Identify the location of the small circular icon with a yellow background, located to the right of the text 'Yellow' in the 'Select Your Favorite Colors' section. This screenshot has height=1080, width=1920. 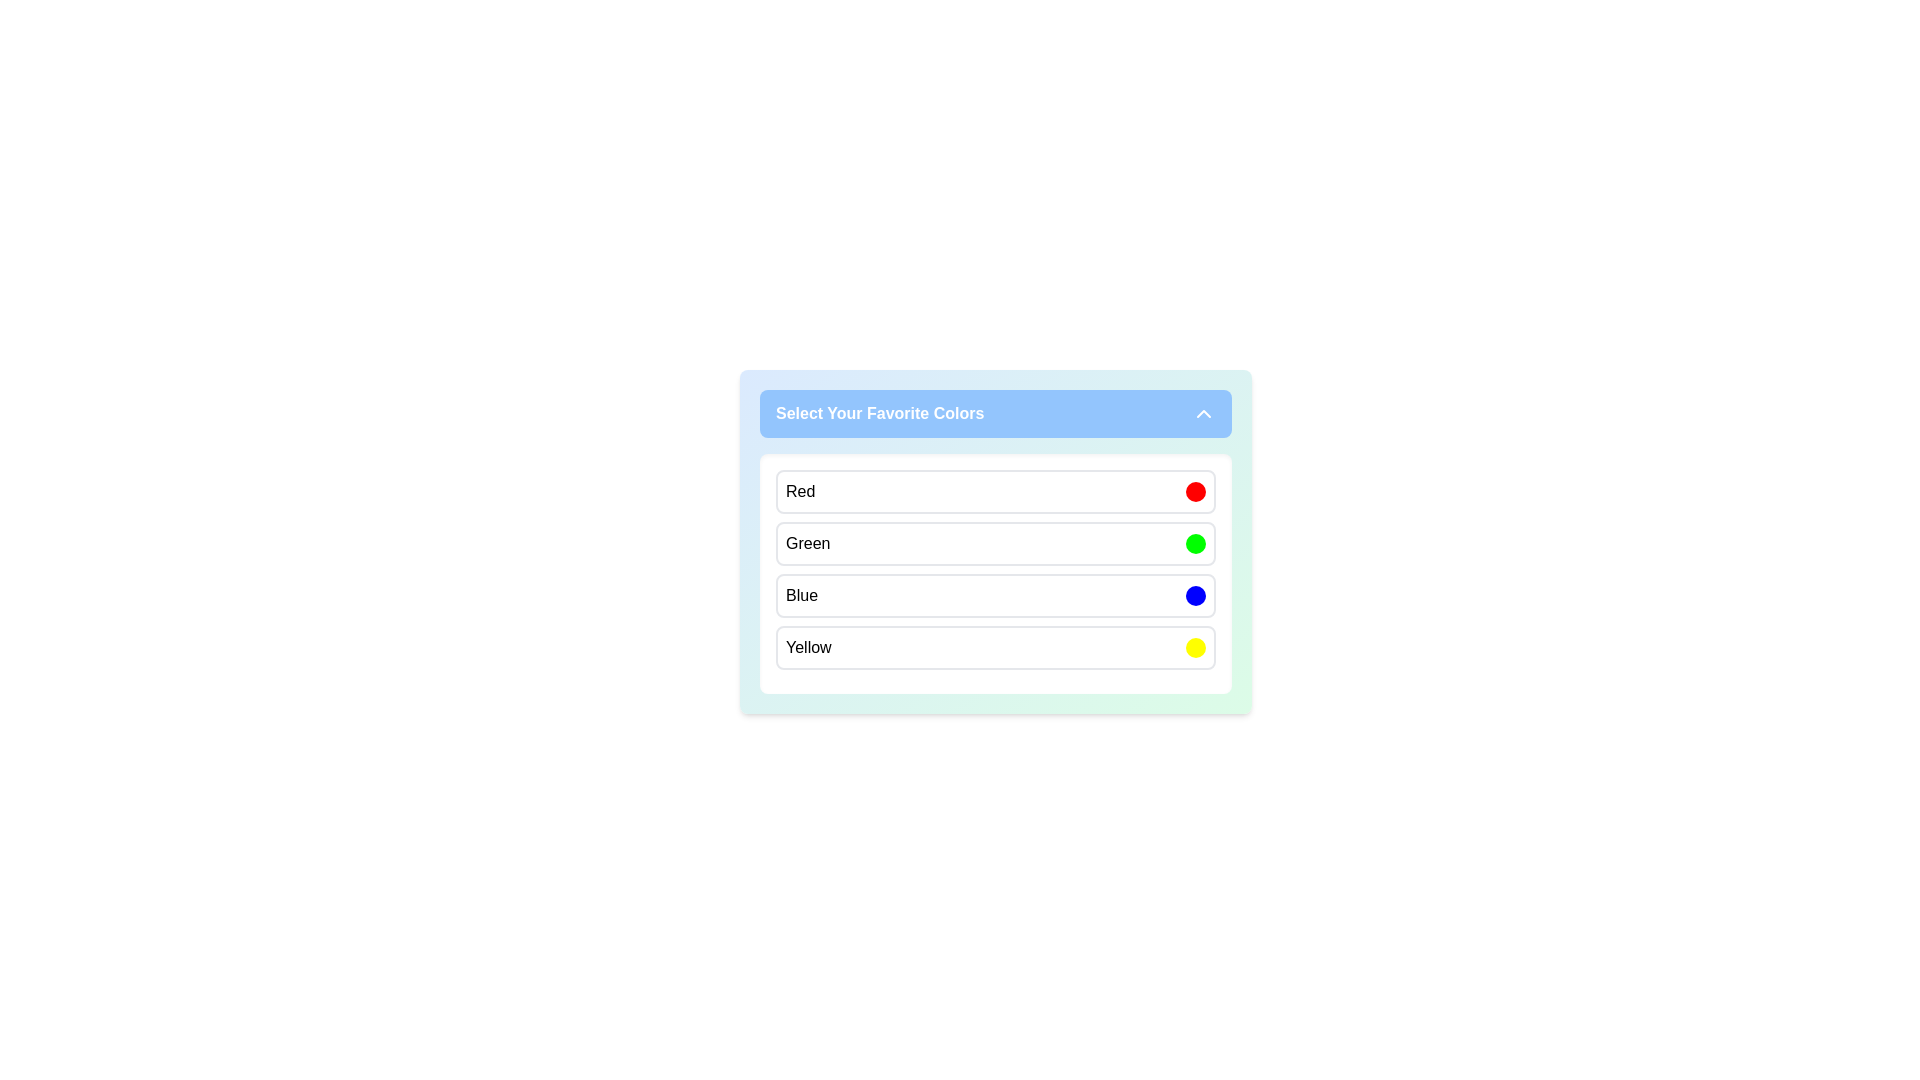
(1195, 648).